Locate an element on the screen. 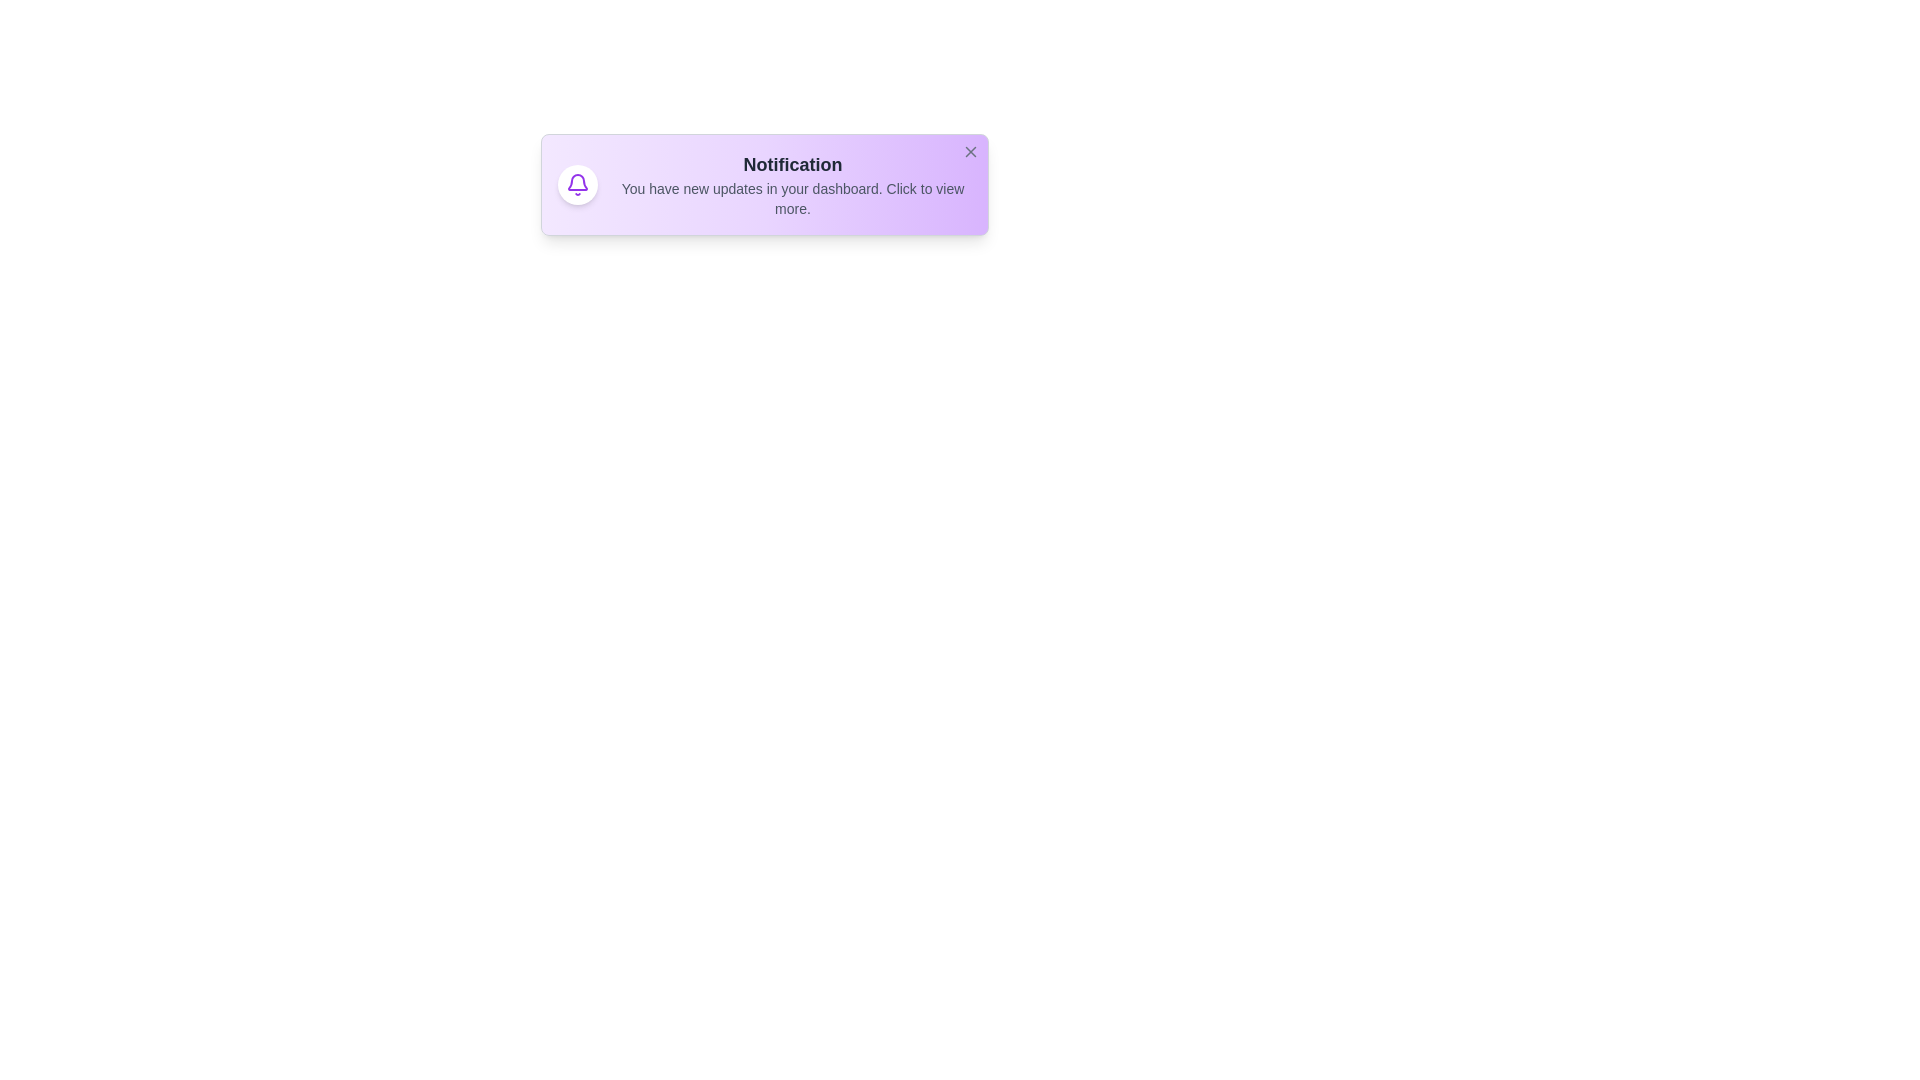 Image resolution: width=1920 pixels, height=1080 pixels. the purple bell-shaped notification icon located at the top-left corner of the notification card is located at coordinates (576, 182).